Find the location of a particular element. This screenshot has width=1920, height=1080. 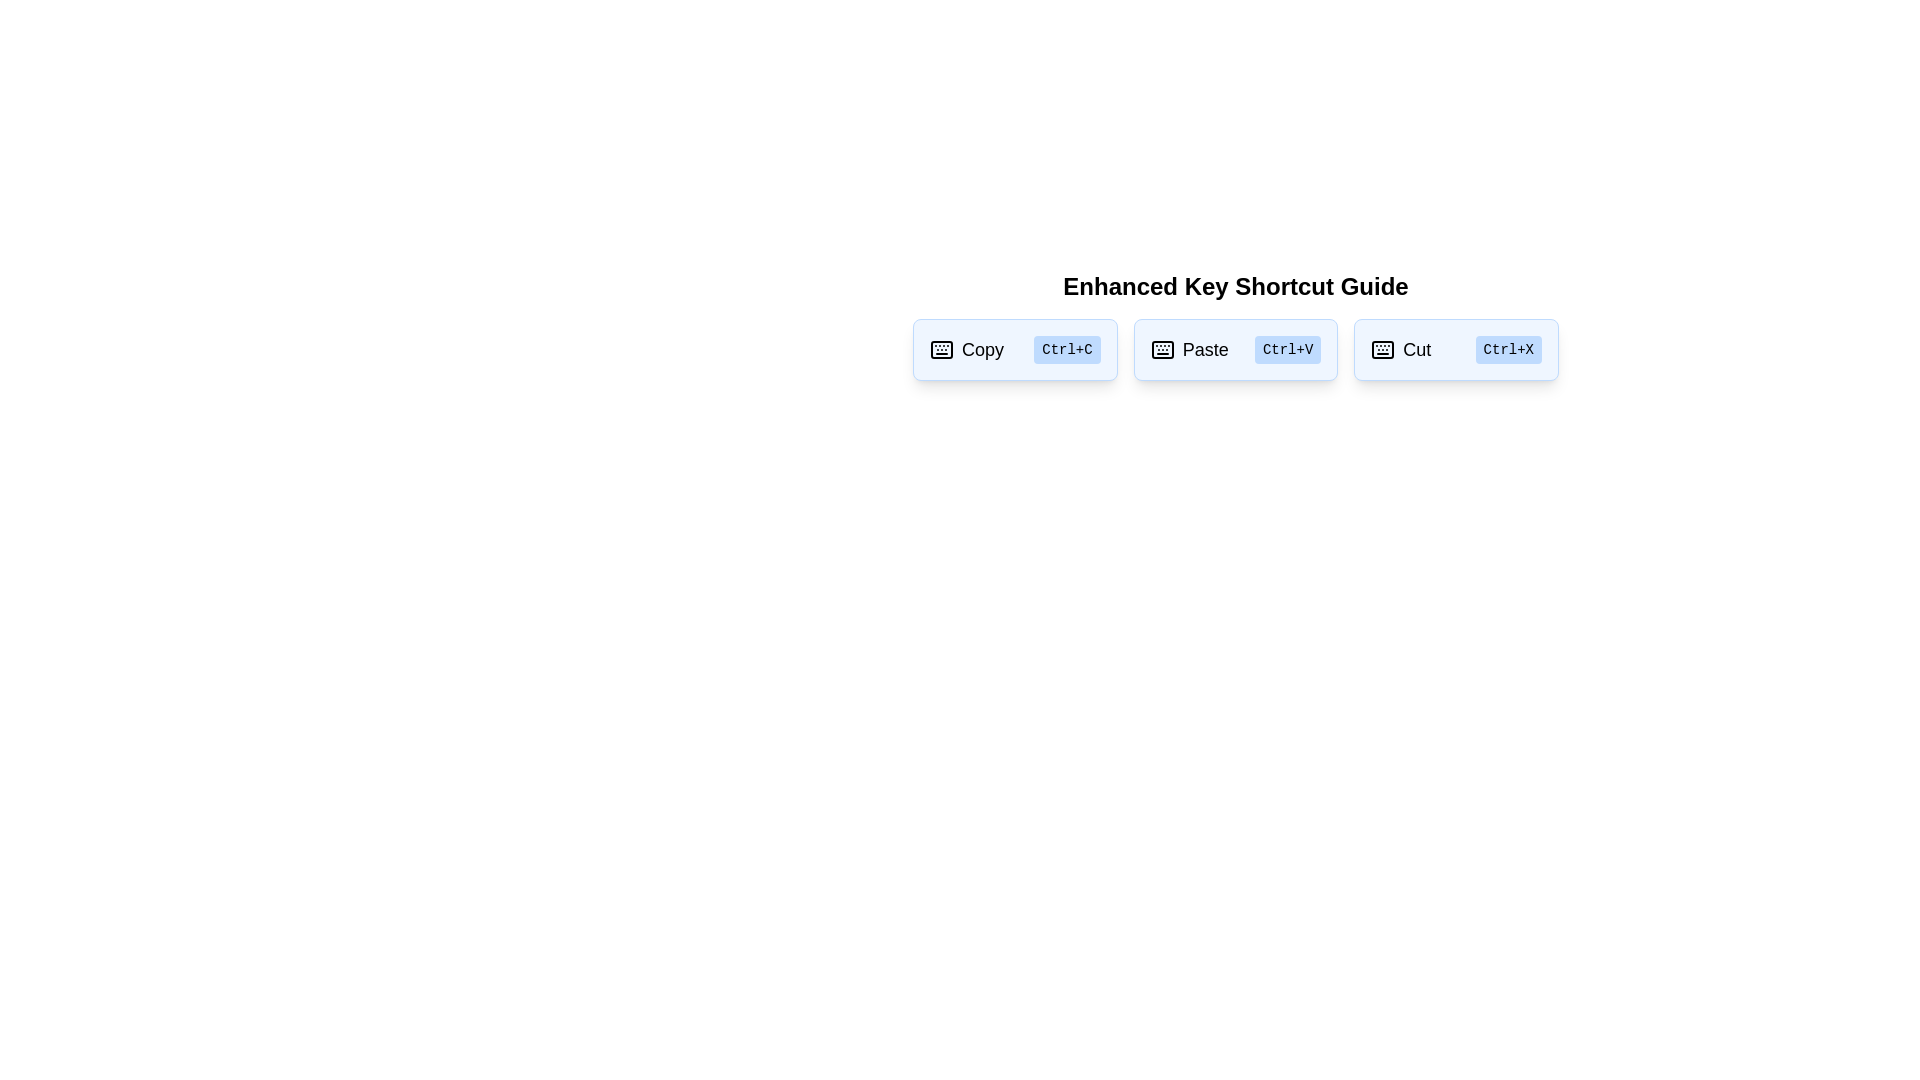

the 'Copy' button which features a keyboard icon on the left and the text 'Copy' in a larger font size, positioned as the left-most element in the horizontal arrangement of Copy, Paste, and Cut options is located at coordinates (967, 349).